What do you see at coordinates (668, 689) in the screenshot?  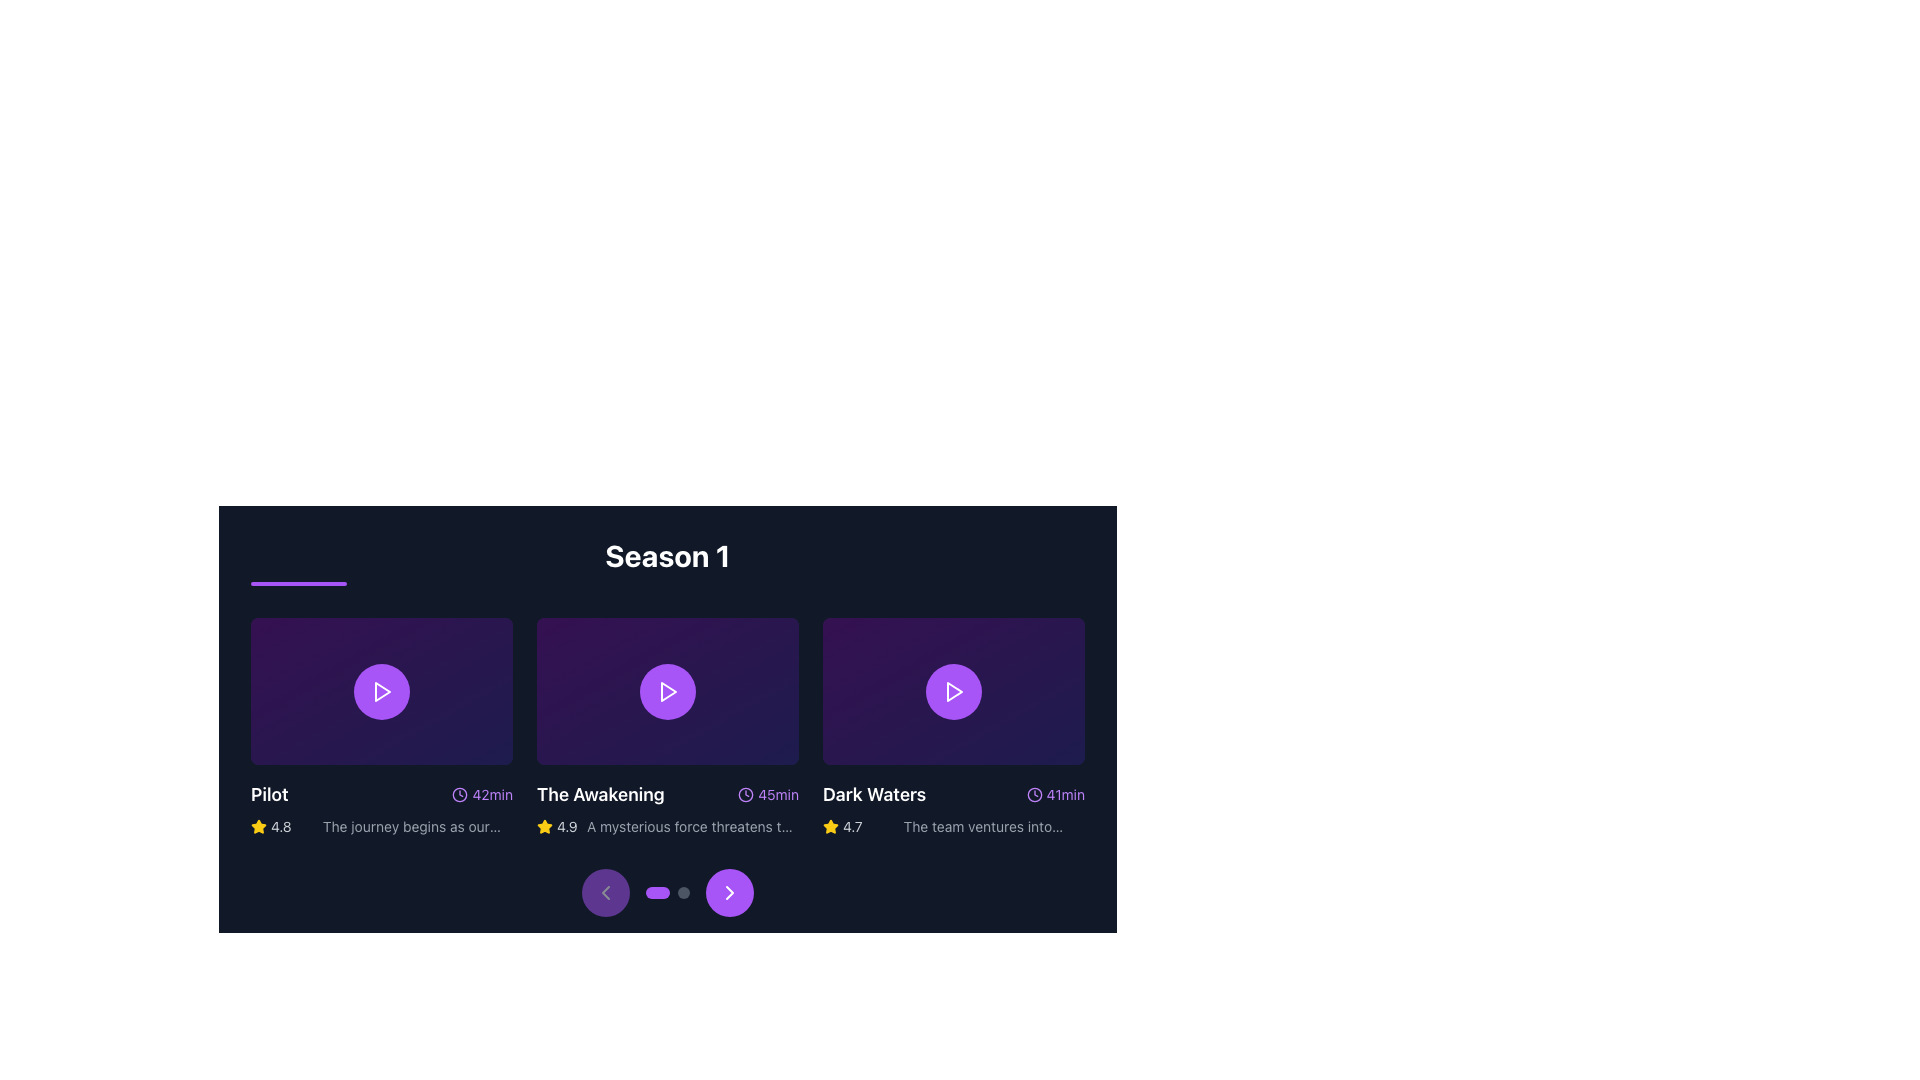 I see `the play icon located centrally within the second card from the left under the heading 'Season 1'` at bounding box center [668, 689].